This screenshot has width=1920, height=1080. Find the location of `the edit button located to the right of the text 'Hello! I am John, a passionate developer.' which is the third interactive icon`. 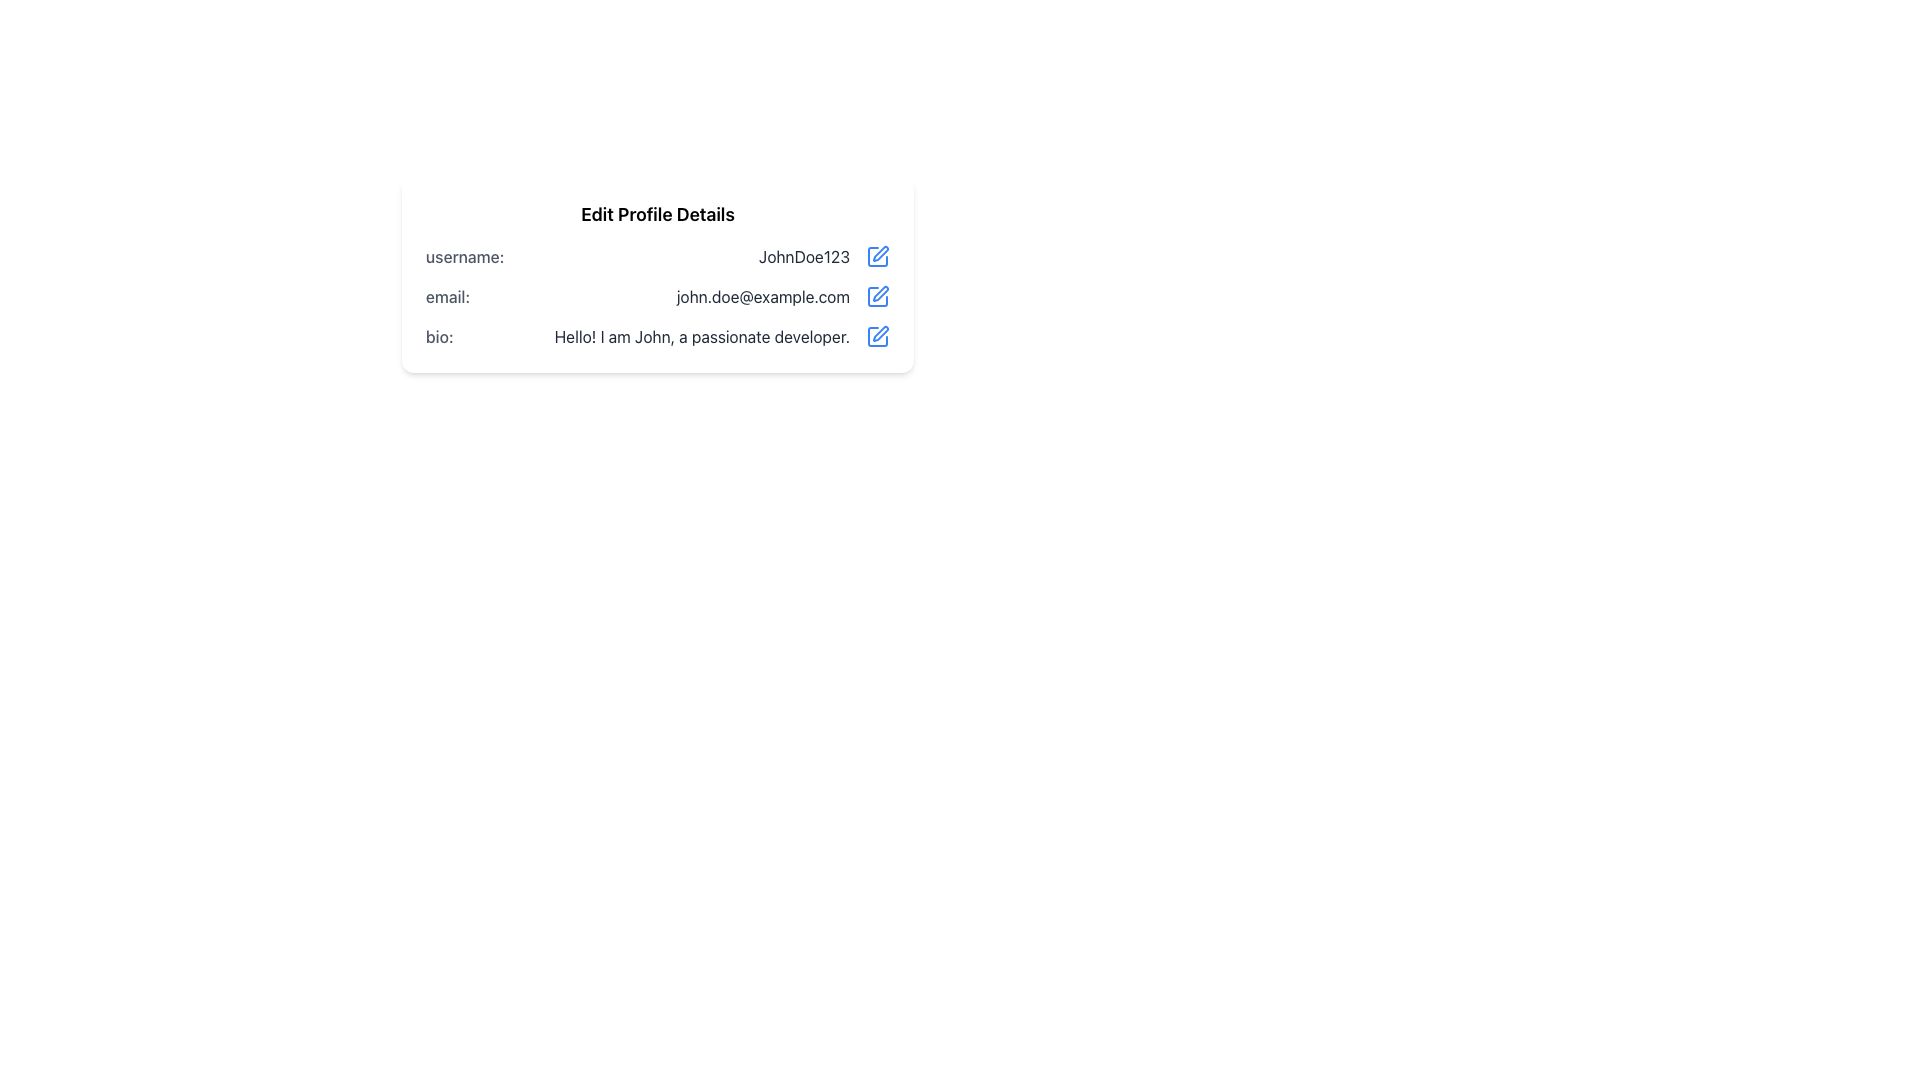

the edit button located to the right of the text 'Hello! I am John, a passionate developer.' which is the third interactive icon is located at coordinates (878, 335).